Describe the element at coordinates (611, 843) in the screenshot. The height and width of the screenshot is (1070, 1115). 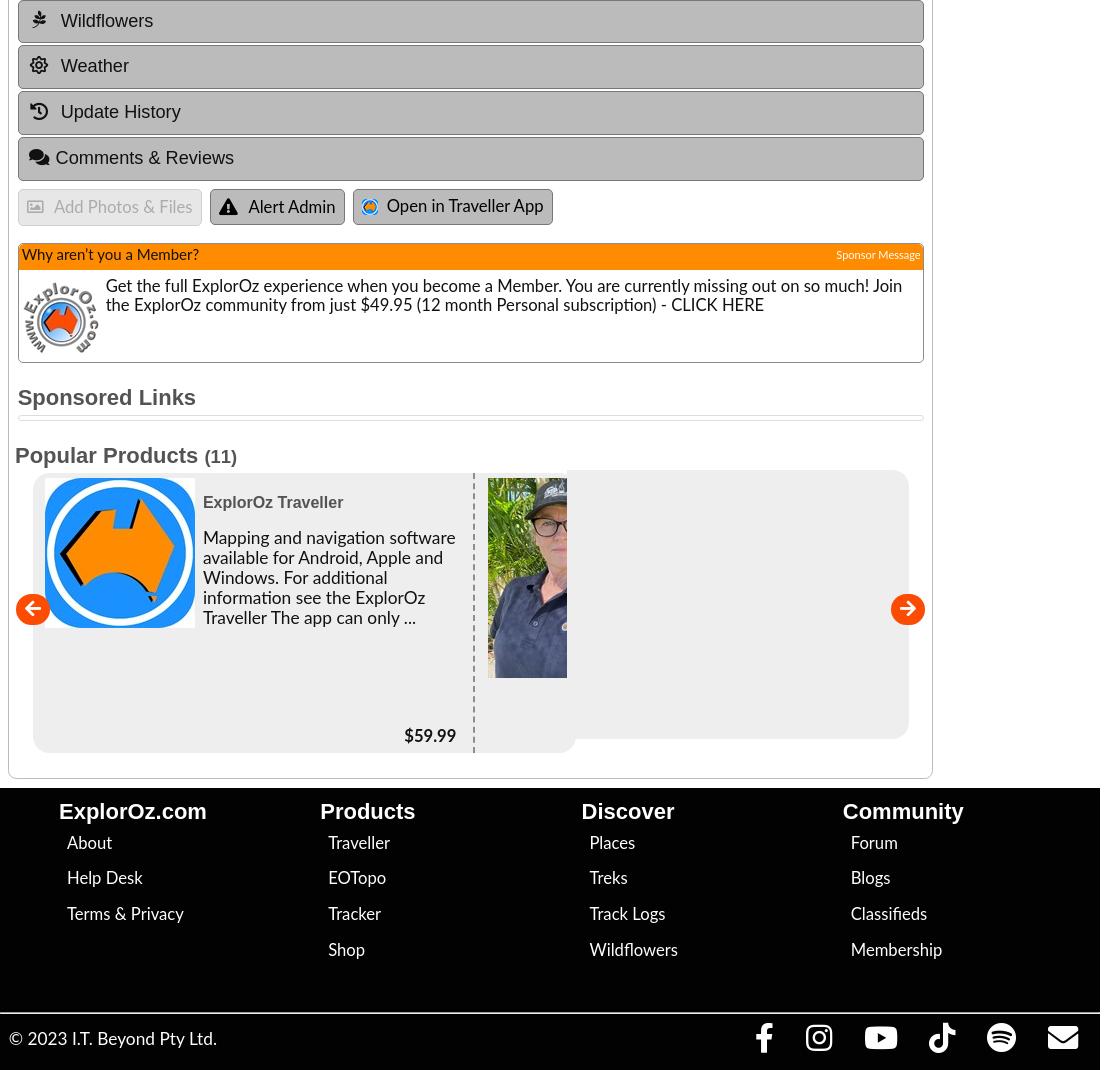
I see `'Places'` at that location.